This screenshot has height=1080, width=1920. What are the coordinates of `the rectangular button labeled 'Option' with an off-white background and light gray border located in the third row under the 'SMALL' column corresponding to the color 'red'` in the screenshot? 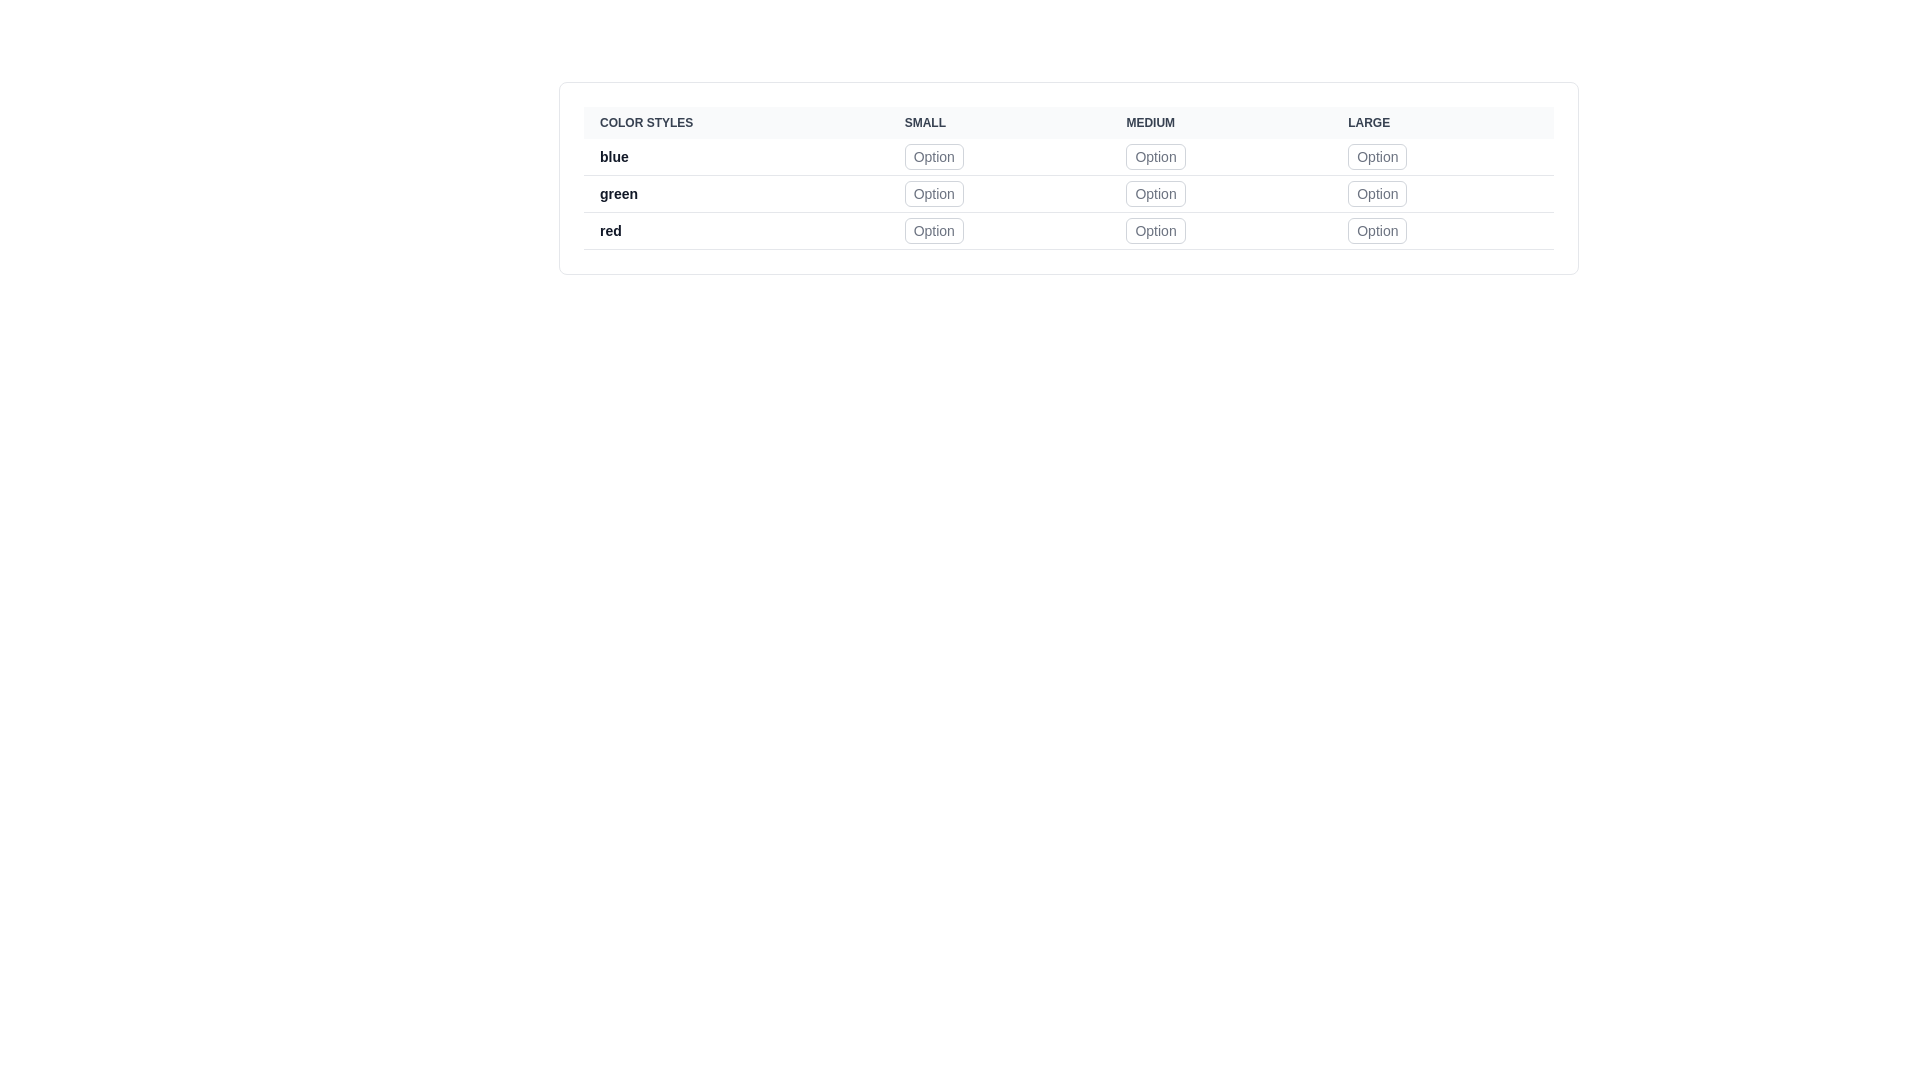 It's located at (933, 230).